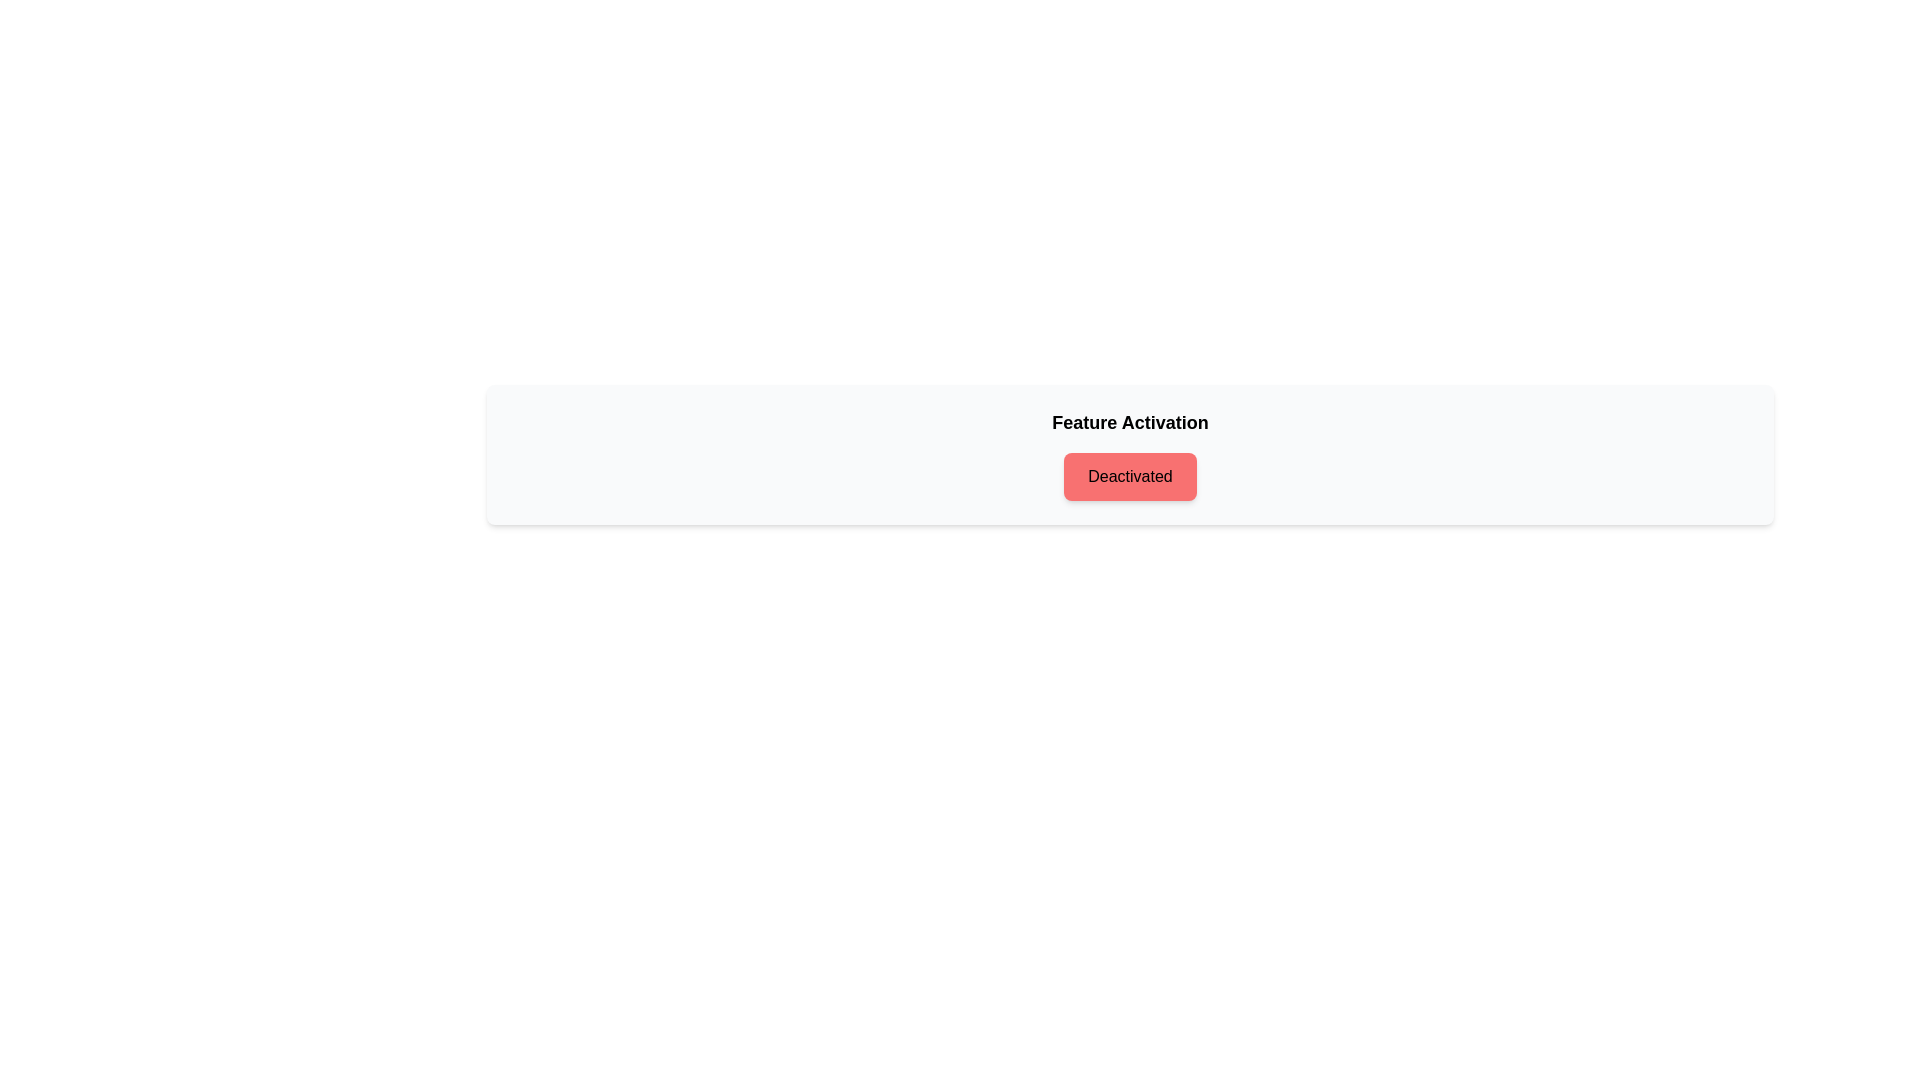  Describe the element at coordinates (1130, 477) in the screenshot. I see `the text 'Deactivated' to select it` at that location.